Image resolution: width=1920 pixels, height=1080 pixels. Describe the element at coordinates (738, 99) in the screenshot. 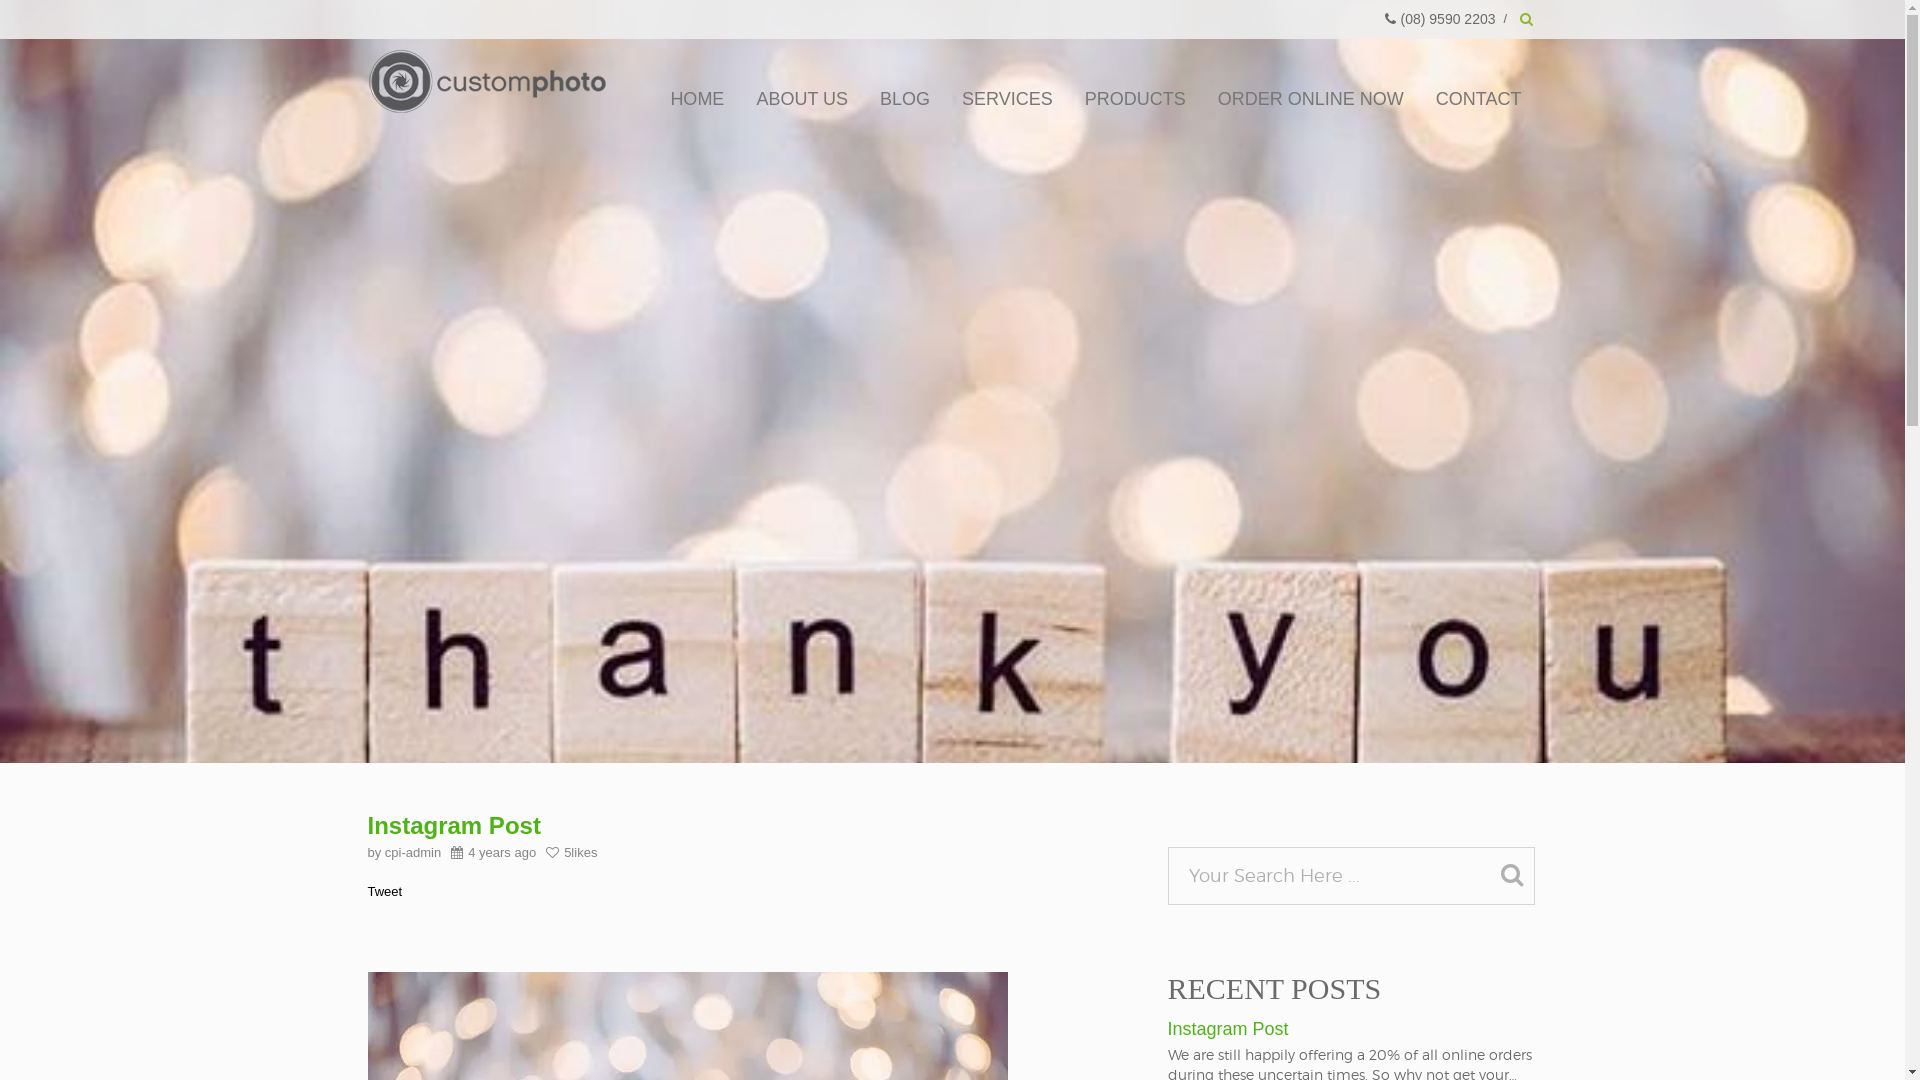

I see `'ABOUT US'` at that location.